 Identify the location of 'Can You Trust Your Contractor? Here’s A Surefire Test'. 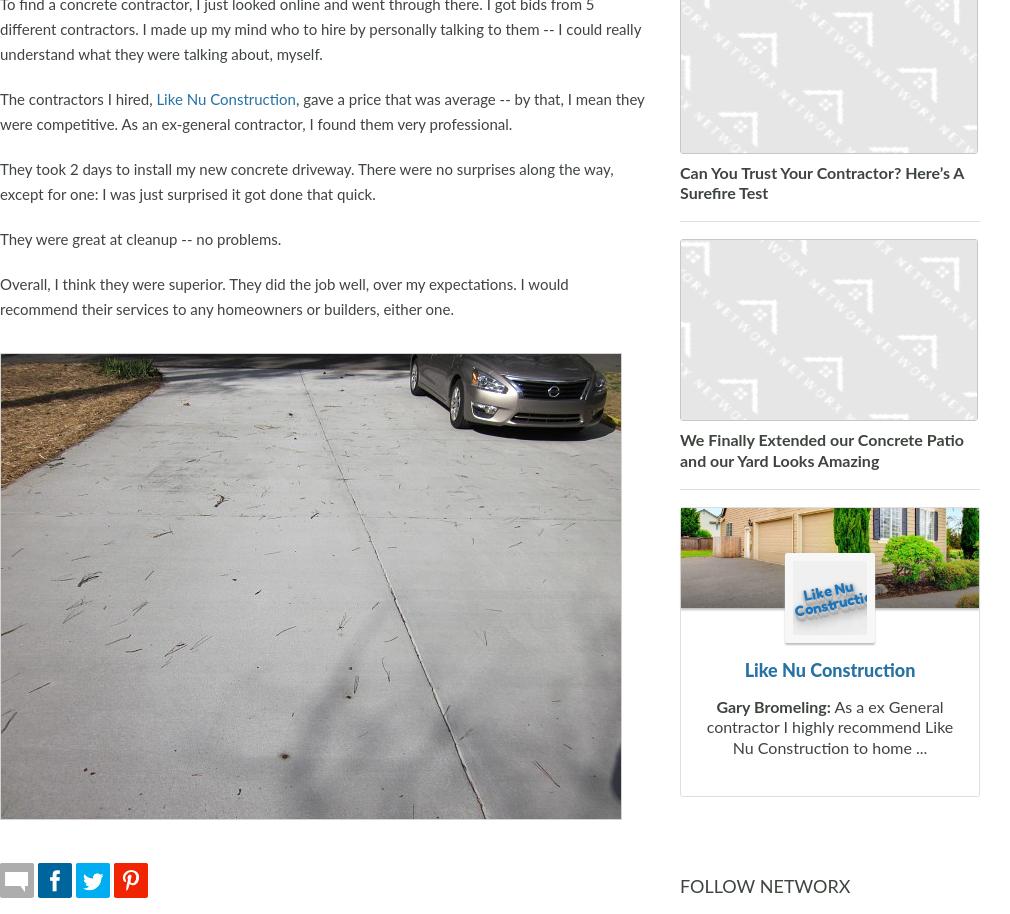
(679, 183).